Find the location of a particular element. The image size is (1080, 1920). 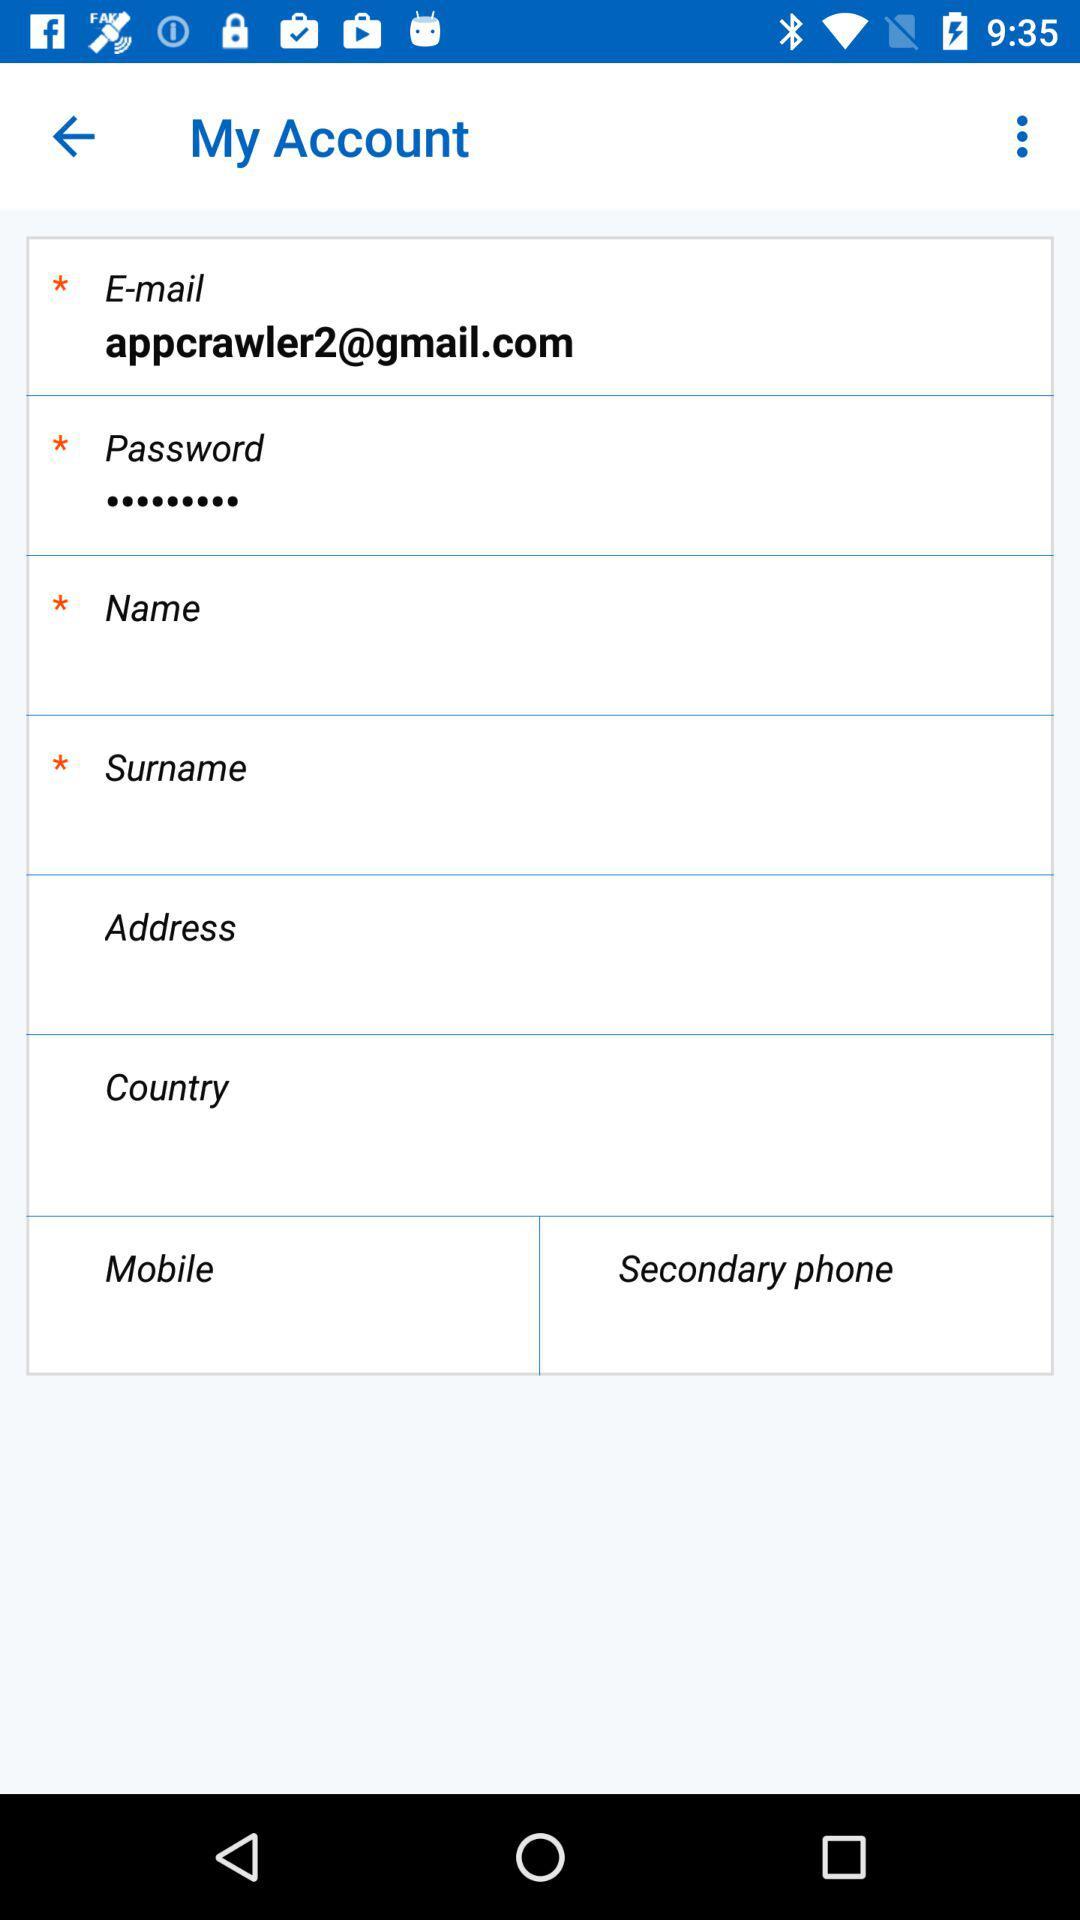

icon above the appcrawler2@gmail.com icon is located at coordinates (1027, 135).